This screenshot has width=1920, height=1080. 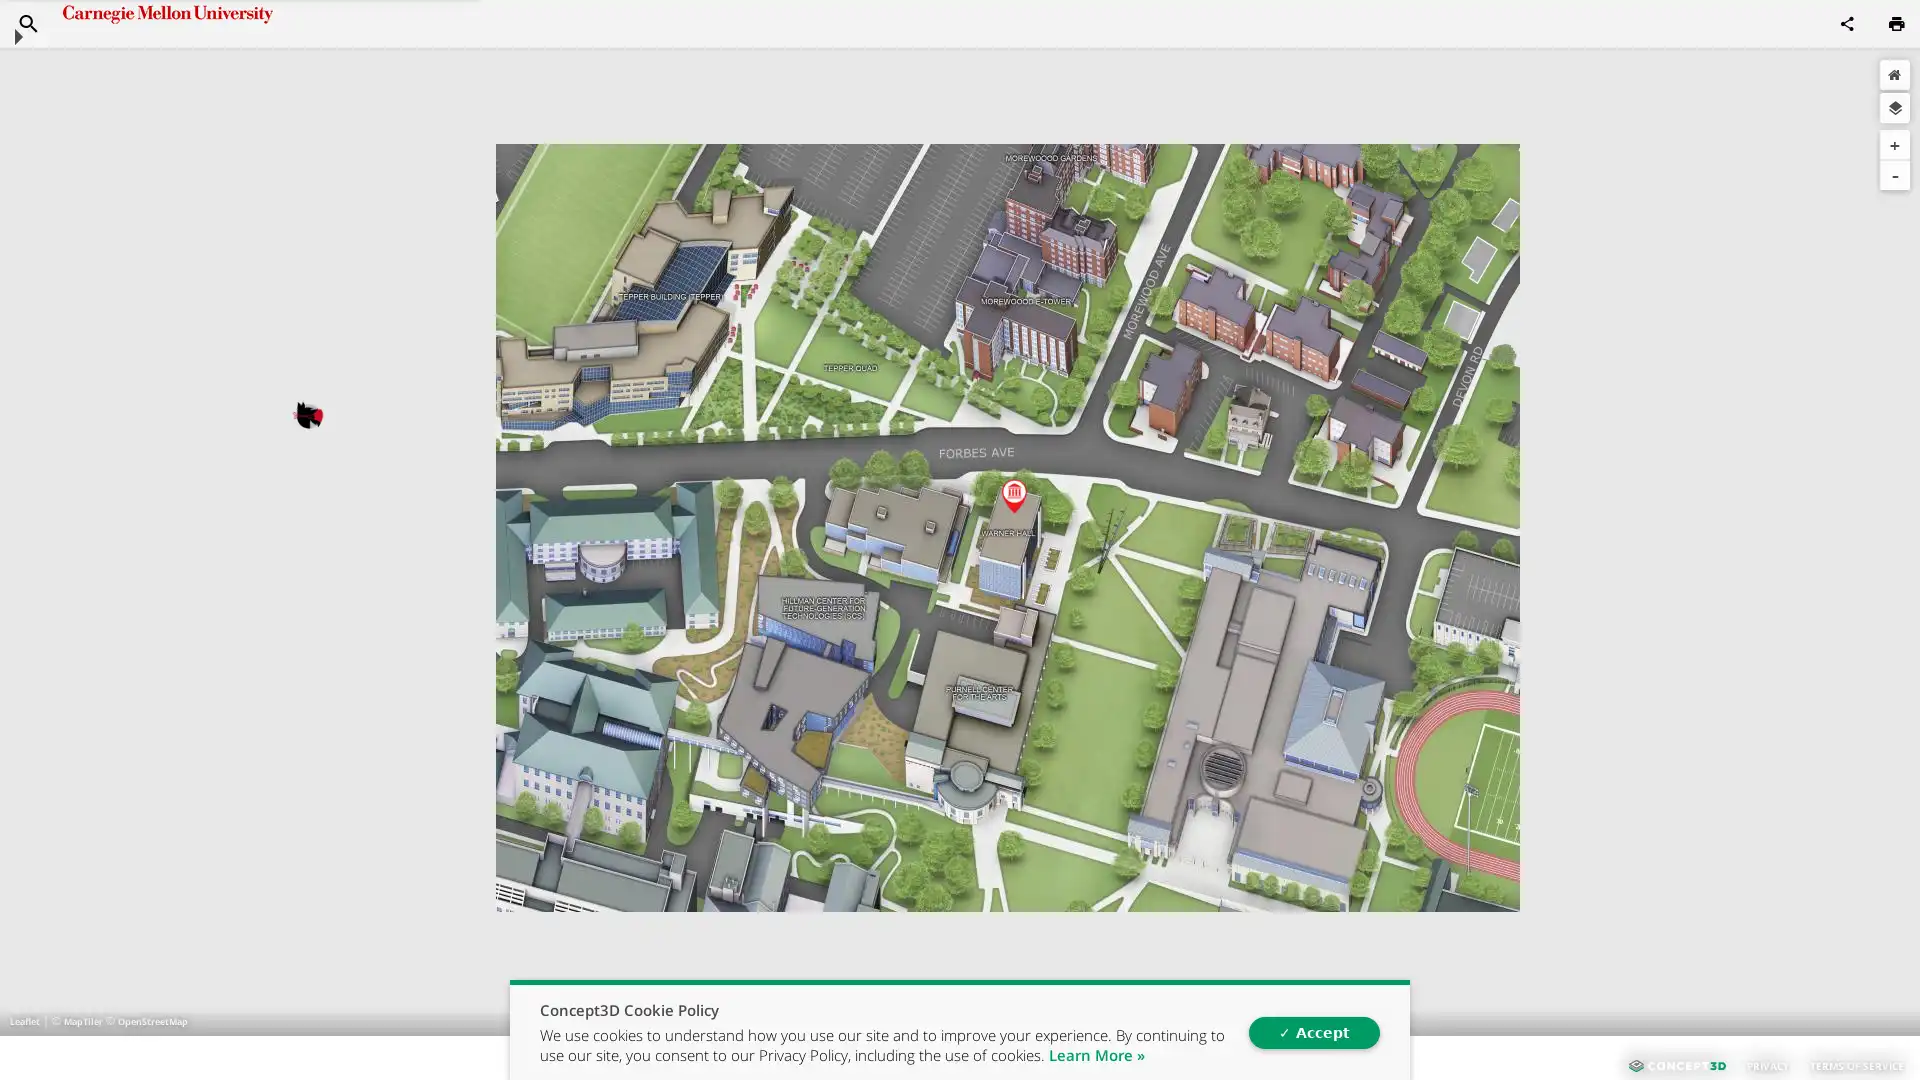 I want to click on open map layers, so click(x=1894, y=108).